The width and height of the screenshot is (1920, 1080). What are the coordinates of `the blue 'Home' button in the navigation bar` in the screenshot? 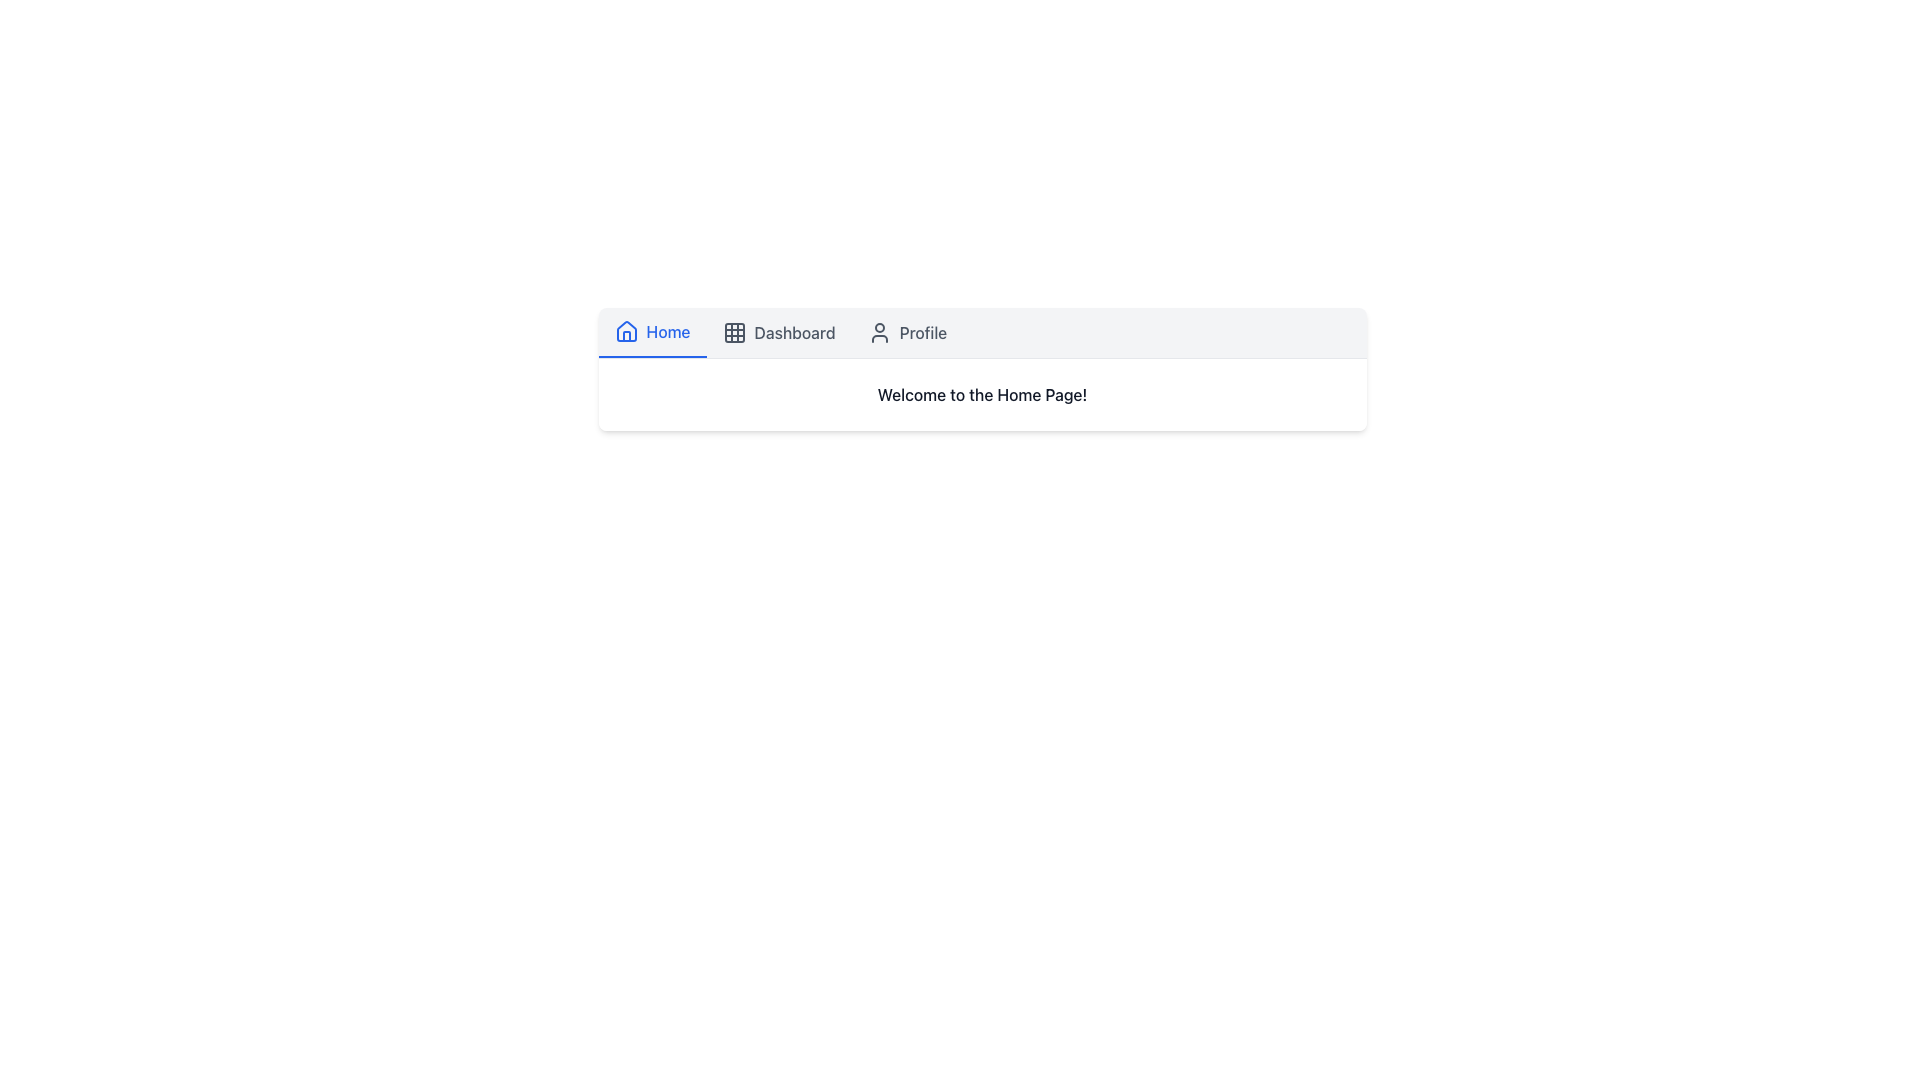 It's located at (652, 331).